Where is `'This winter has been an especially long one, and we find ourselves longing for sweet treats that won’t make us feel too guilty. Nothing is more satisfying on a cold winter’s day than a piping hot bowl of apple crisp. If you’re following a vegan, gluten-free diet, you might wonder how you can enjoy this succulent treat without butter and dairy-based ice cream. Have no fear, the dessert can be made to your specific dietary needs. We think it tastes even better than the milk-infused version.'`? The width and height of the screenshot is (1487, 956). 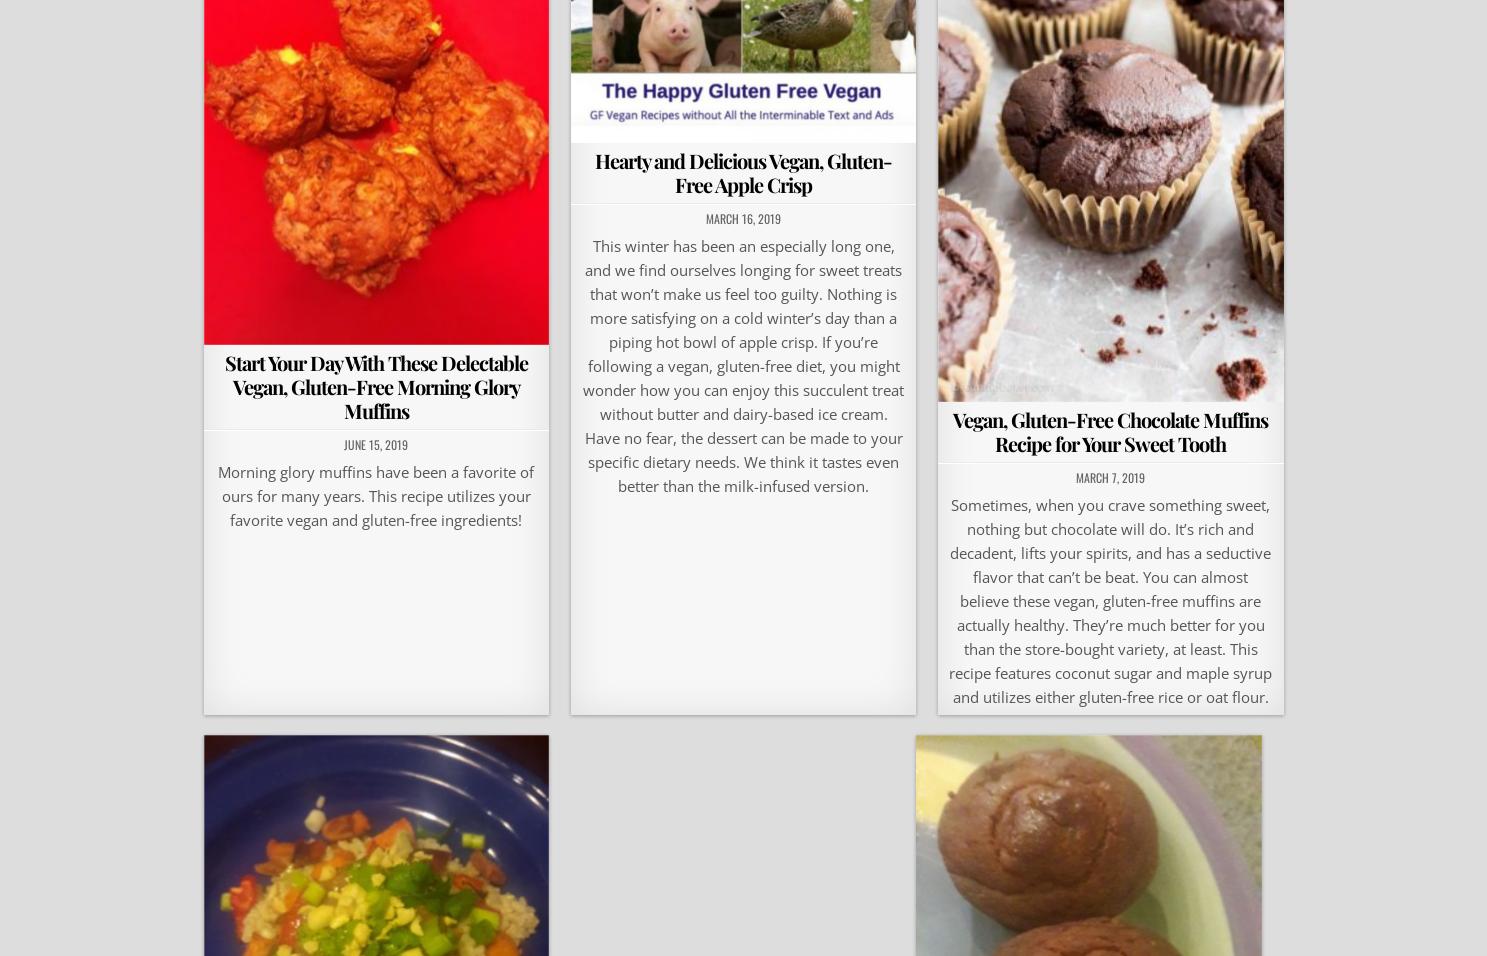 'This winter has been an especially long one, and we find ourselves longing for sweet treats that won’t make us feel too guilty. Nothing is more satisfying on a cold winter’s day than a piping hot bowl of apple crisp. If you’re following a vegan, gluten-free diet, you might wonder how you can enjoy this succulent treat without butter and dairy-based ice cream. Have no fear, the dessert can be made to your specific dietary needs. We think it tastes even better than the milk-infused version.' is located at coordinates (582, 365).